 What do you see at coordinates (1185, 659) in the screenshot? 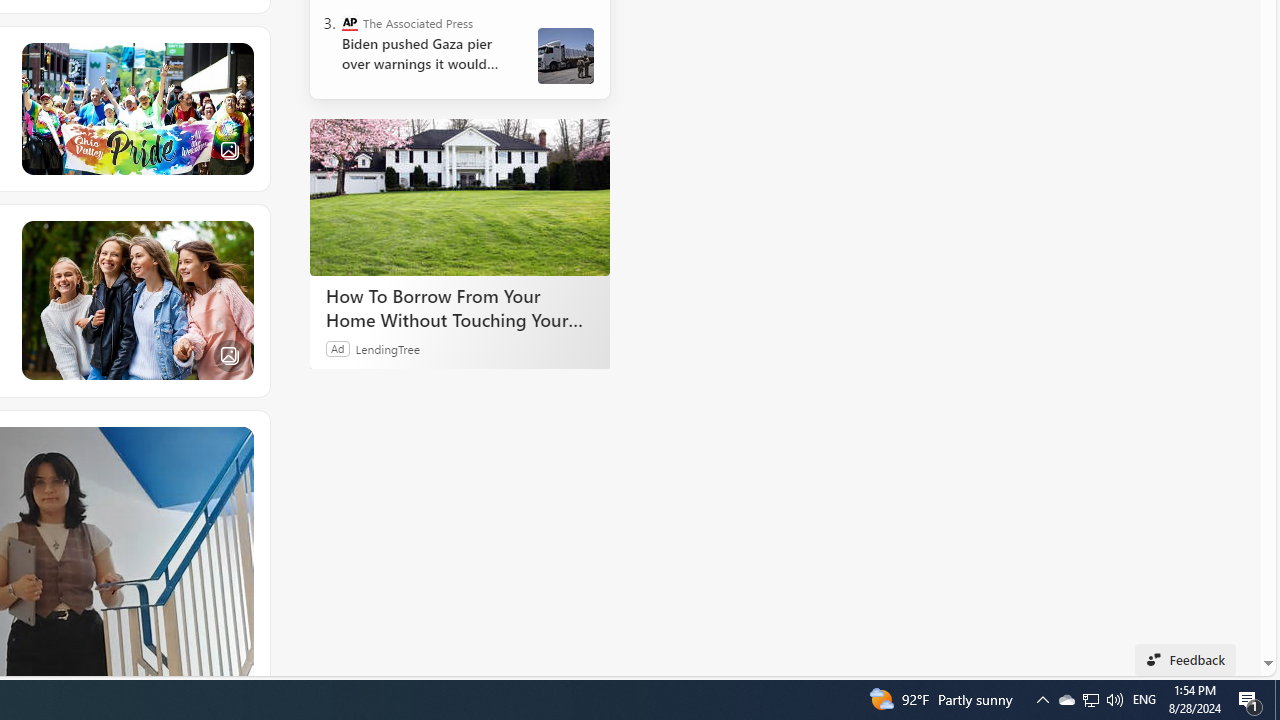
I see `'Feedback'` at bounding box center [1185, 659].